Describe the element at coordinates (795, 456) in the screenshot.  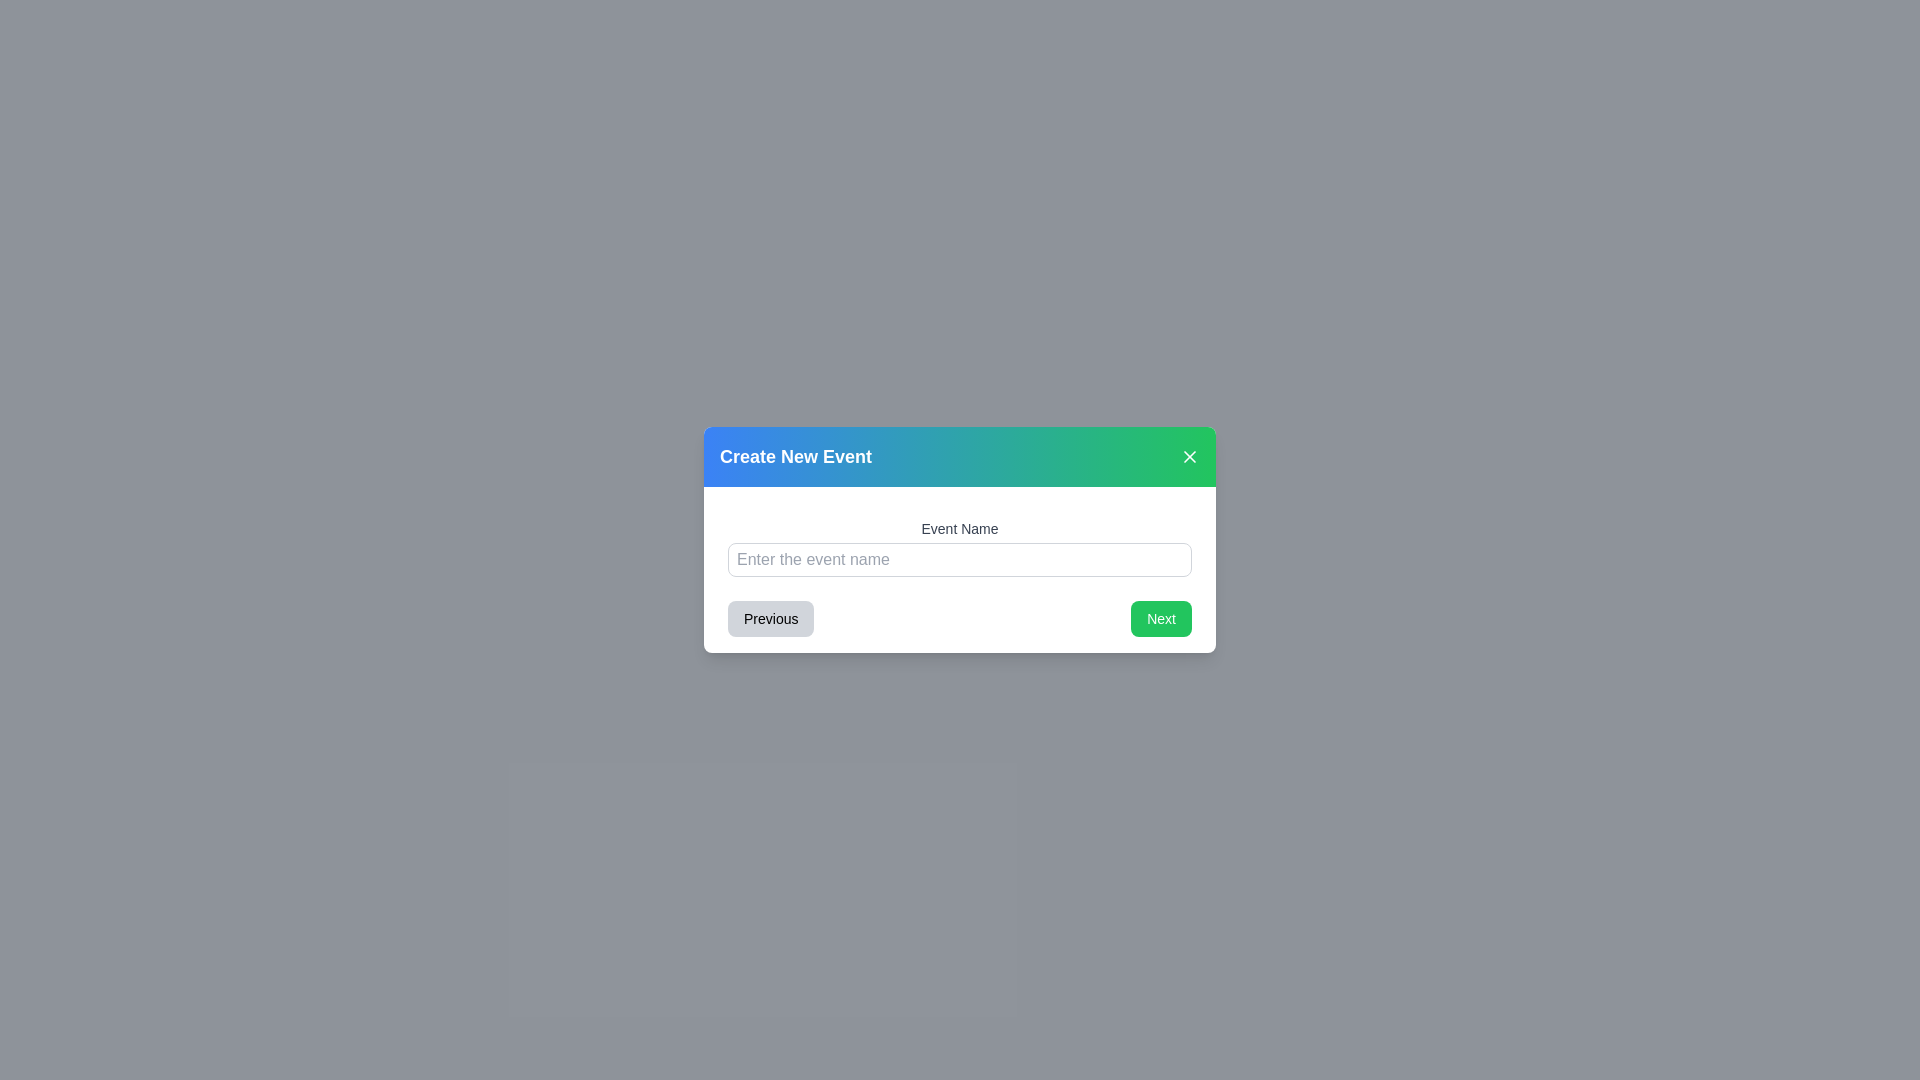
I see `the prominent header text label in the modal dialog that indicates the purpose of creating a new event` at that location.